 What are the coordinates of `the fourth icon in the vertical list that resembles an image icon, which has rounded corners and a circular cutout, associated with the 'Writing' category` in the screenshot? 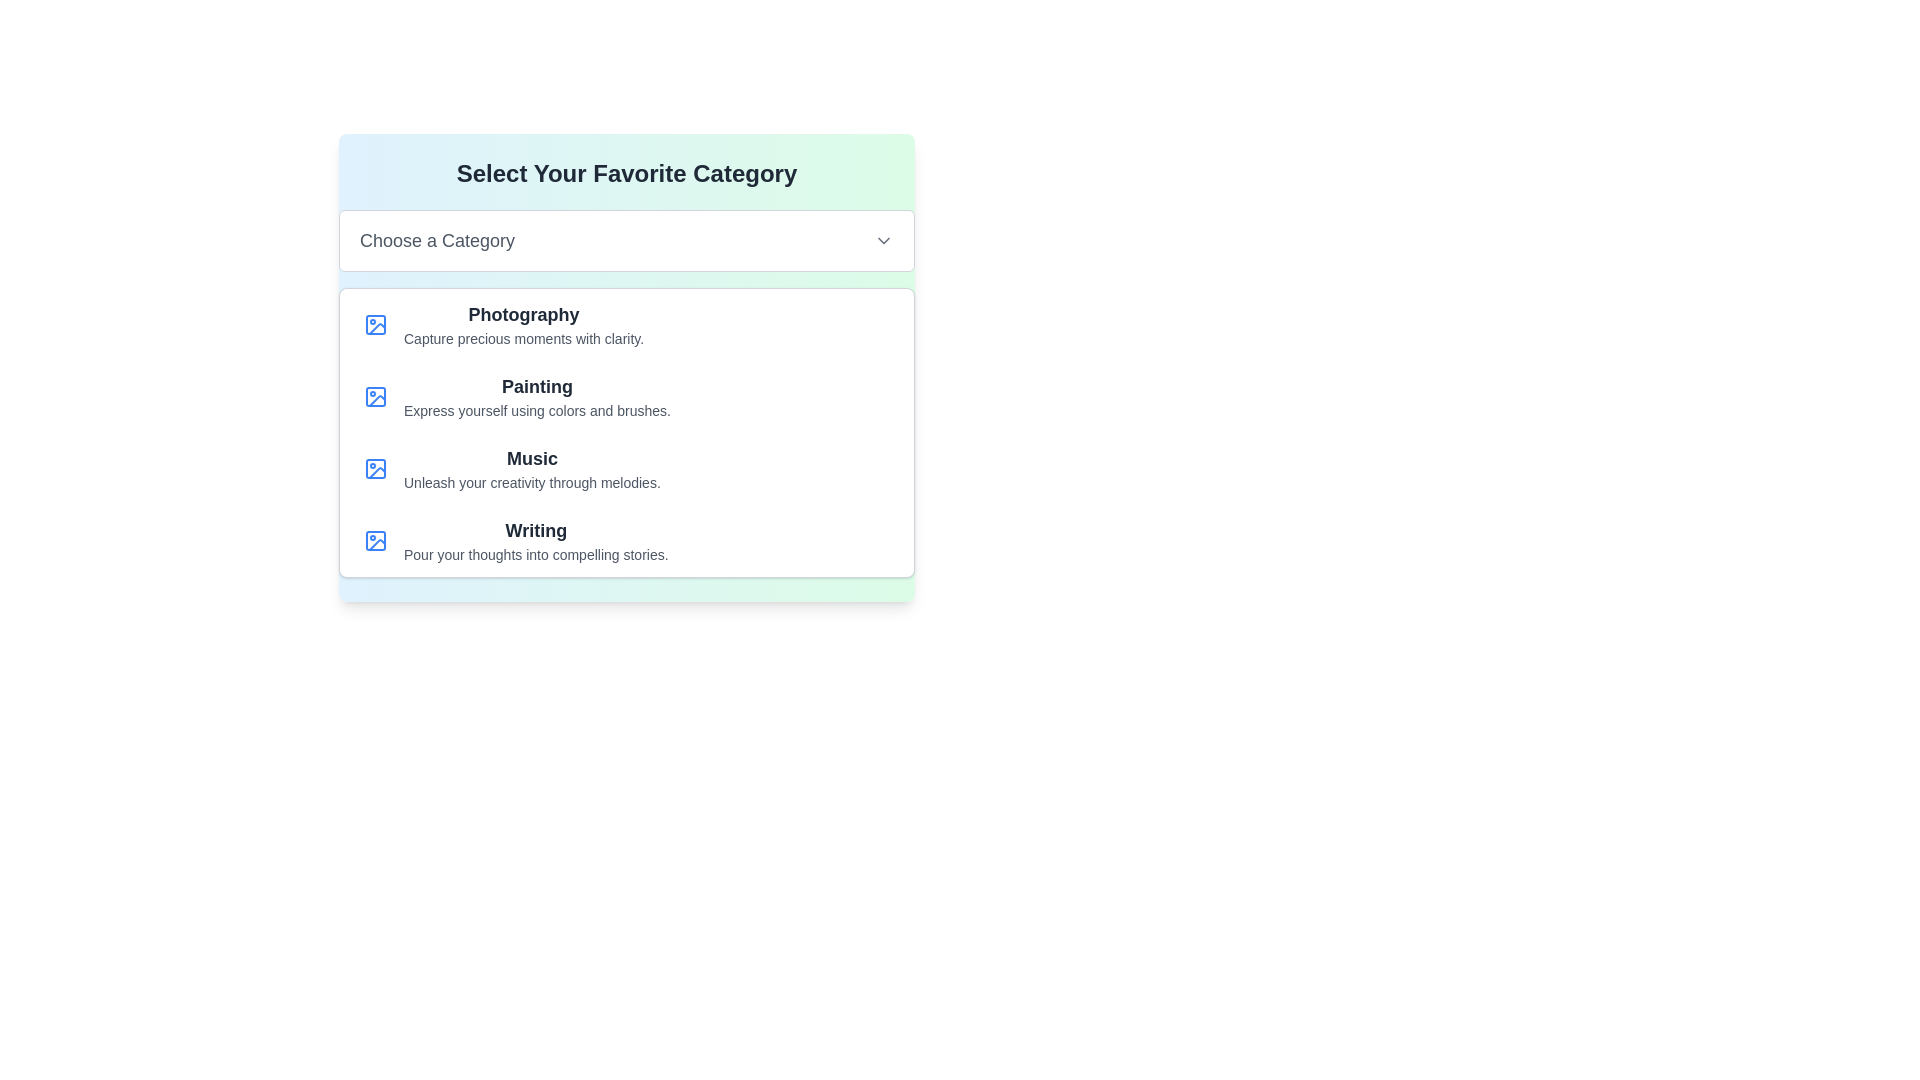 It's located at (375, 540).